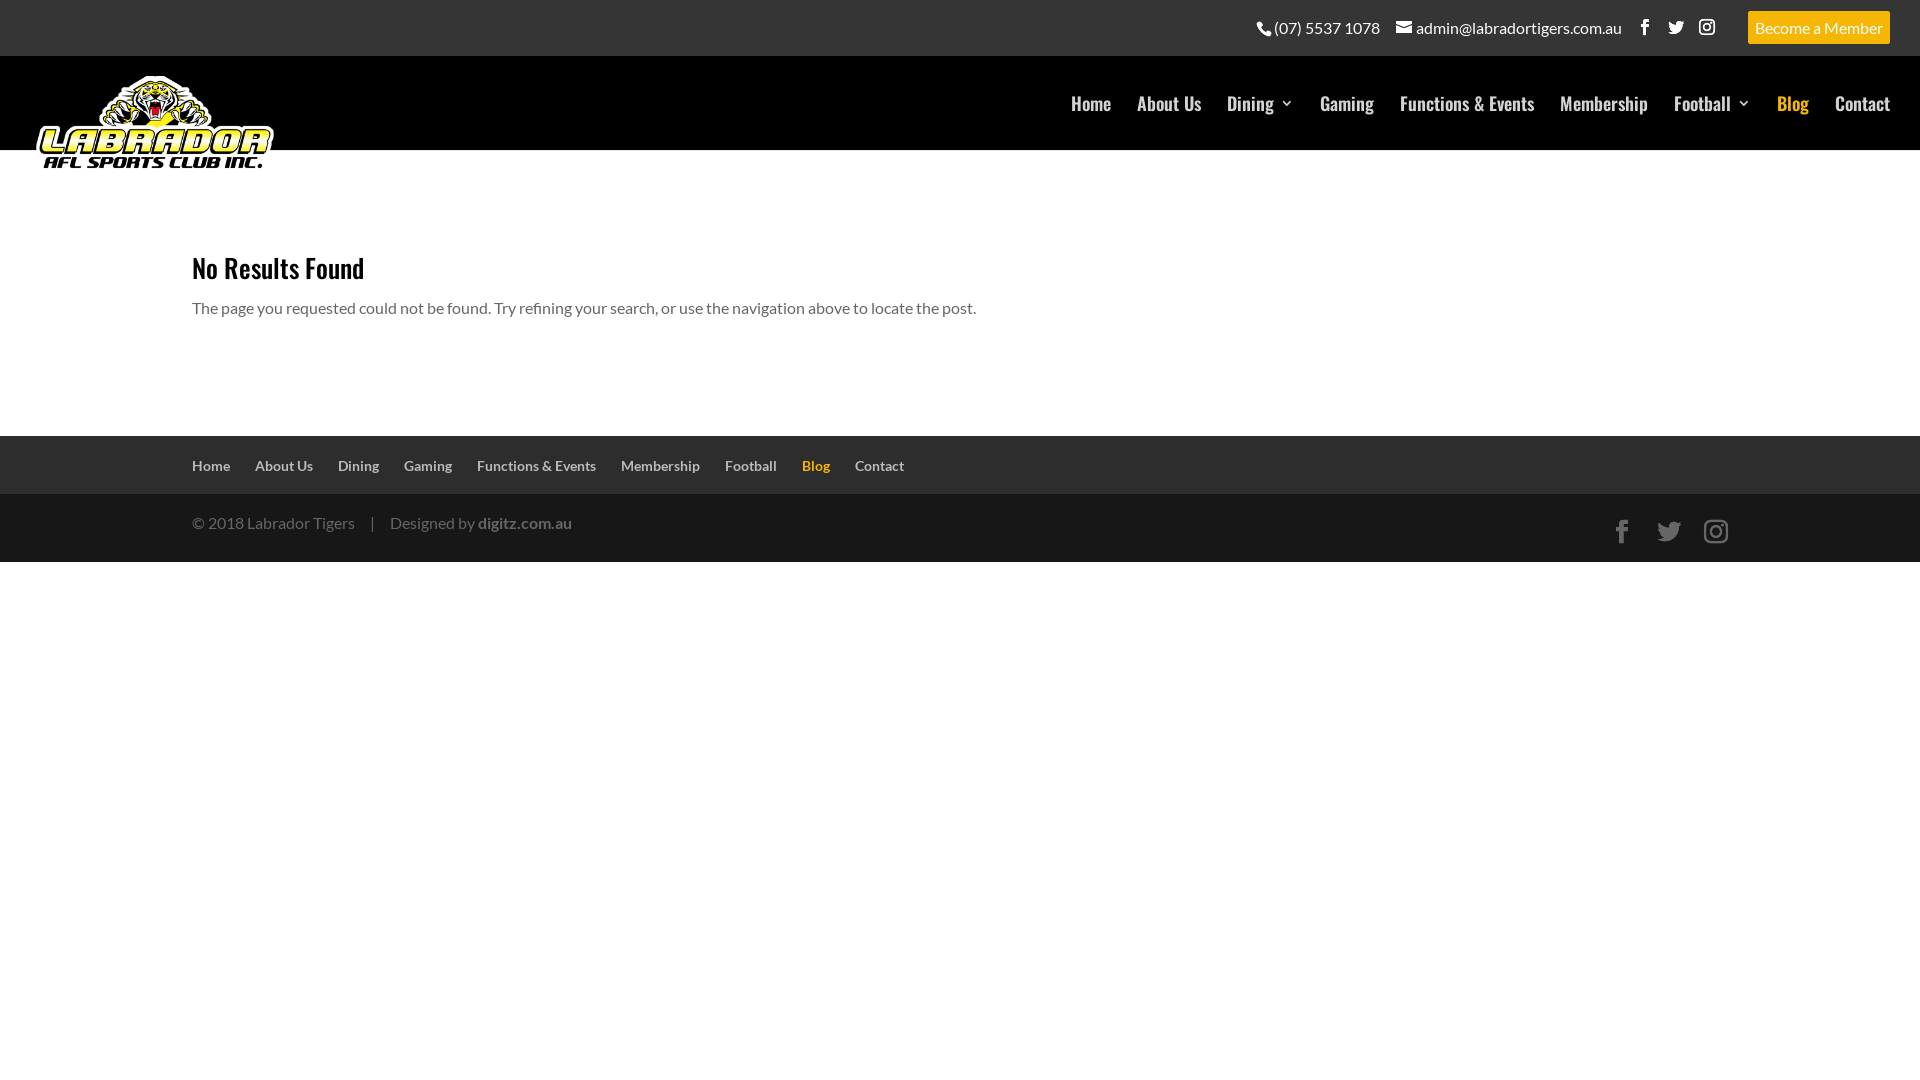  What do you see at coordinates (524, 521) in the screenshot?
I see `'digitz.com.au'` at bounding box center [524, 521].